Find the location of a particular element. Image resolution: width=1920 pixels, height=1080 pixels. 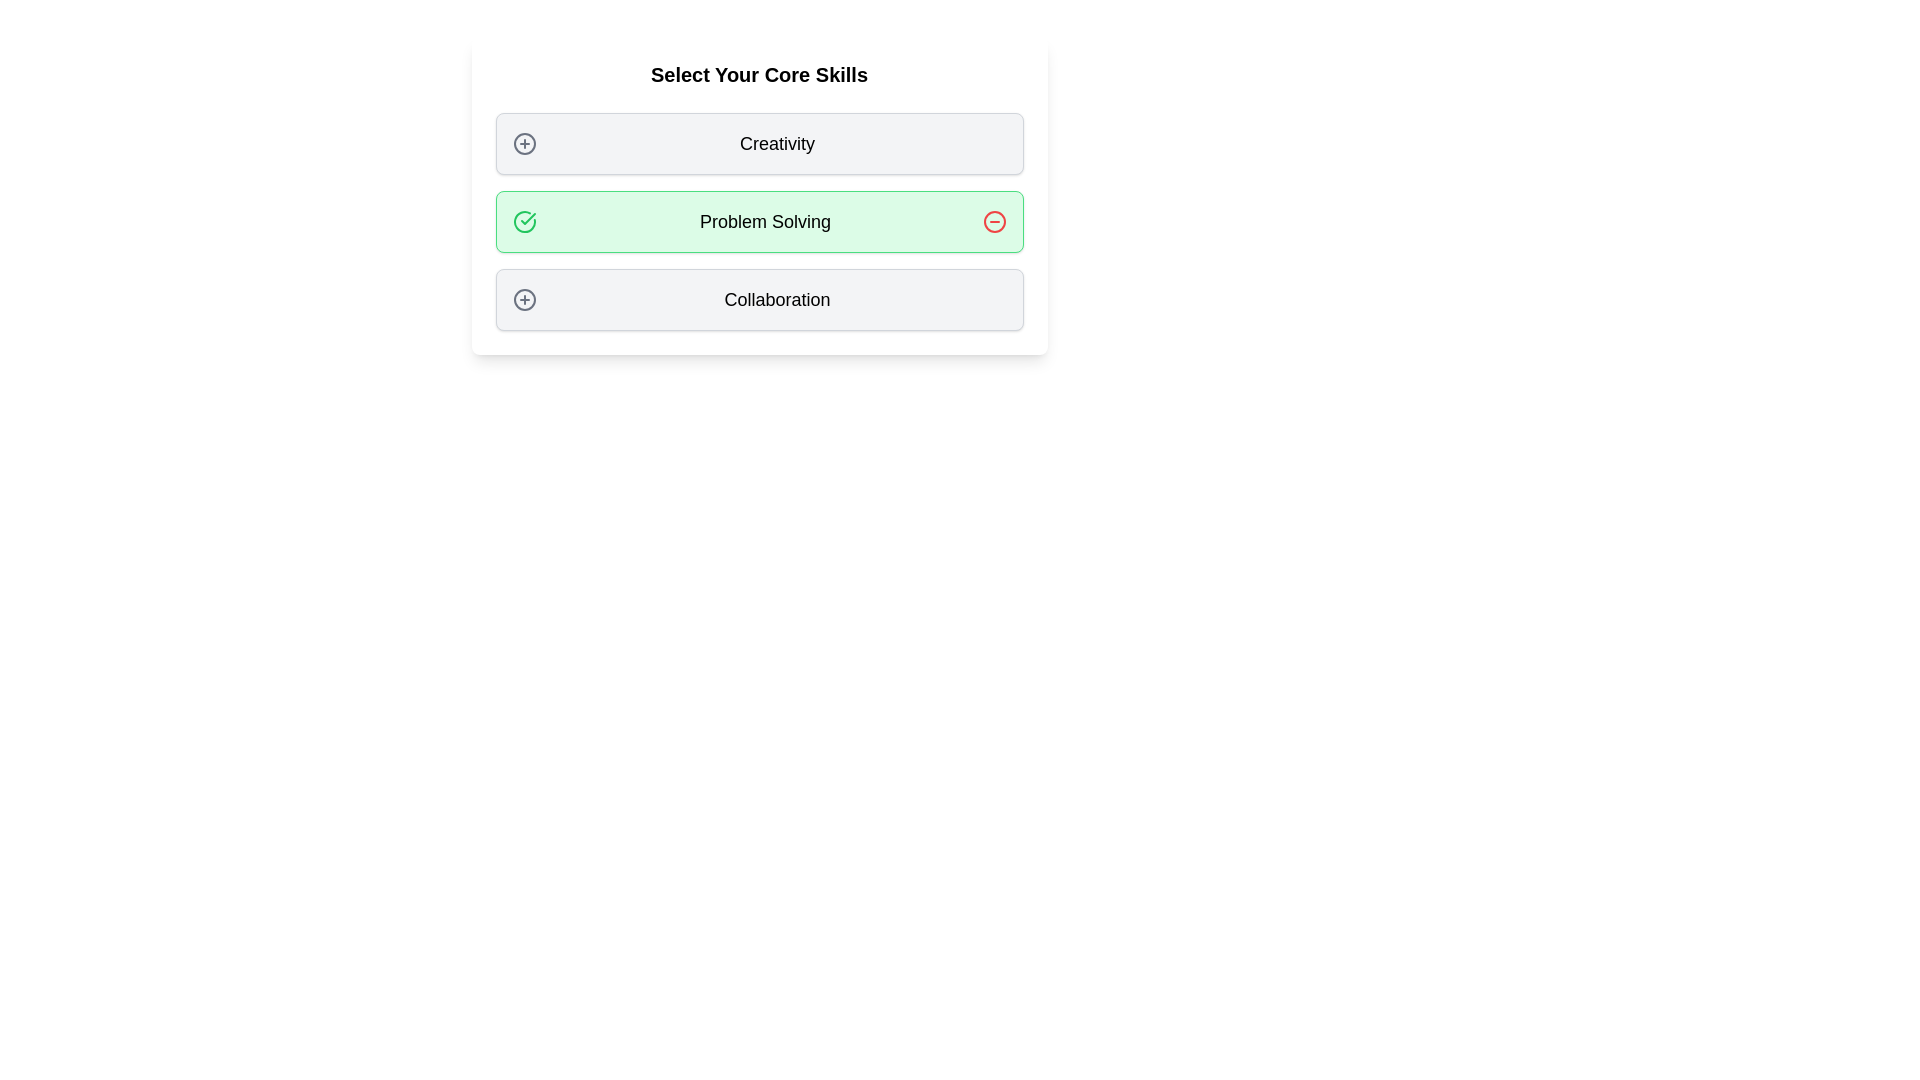

the tag labeled Problem Solving to observe its hover effect is located at coordinates (758, 222).